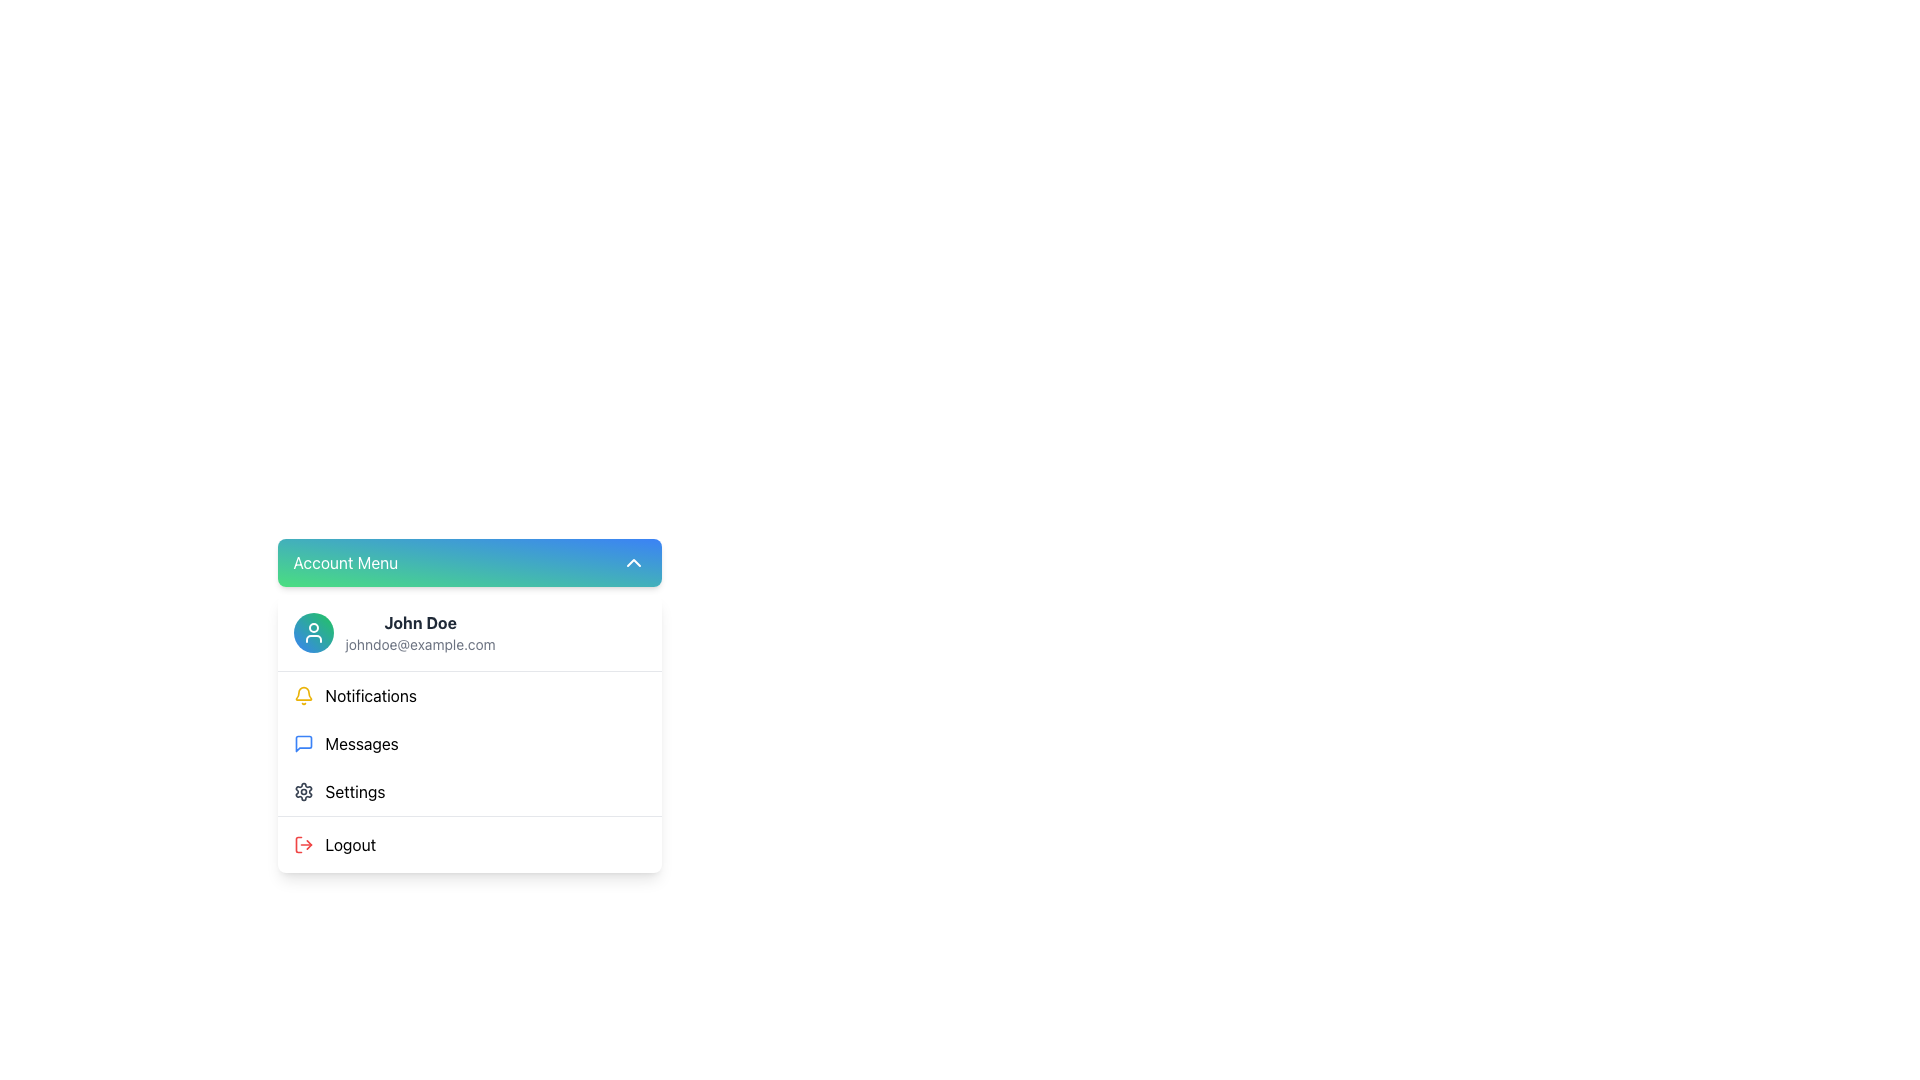 The width and height of the screenshot is (1920, 1080). I want to click on the 'Logout' button, which features a red log-out icon and bold black text on a white background, located at the bottom of the menu list, so click(468, 844).